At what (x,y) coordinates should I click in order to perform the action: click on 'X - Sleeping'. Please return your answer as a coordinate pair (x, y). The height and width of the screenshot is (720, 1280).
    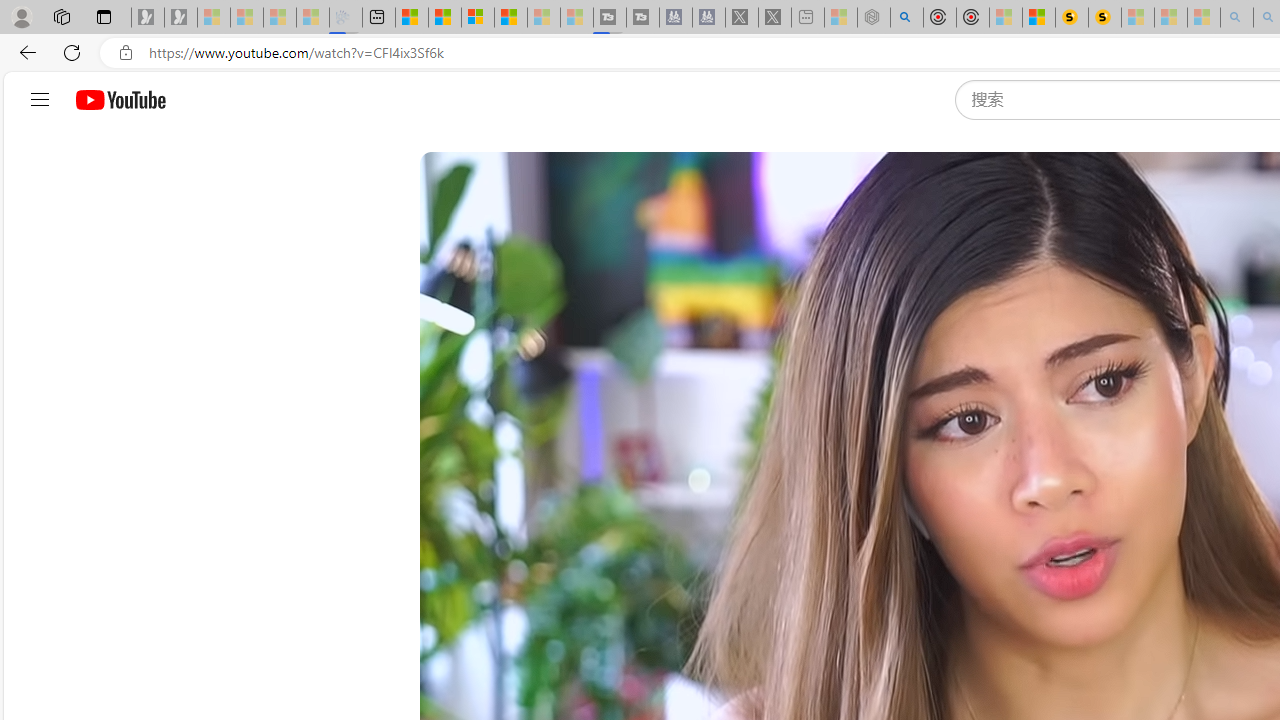
    Looking at the image, I should click on (774, 17).